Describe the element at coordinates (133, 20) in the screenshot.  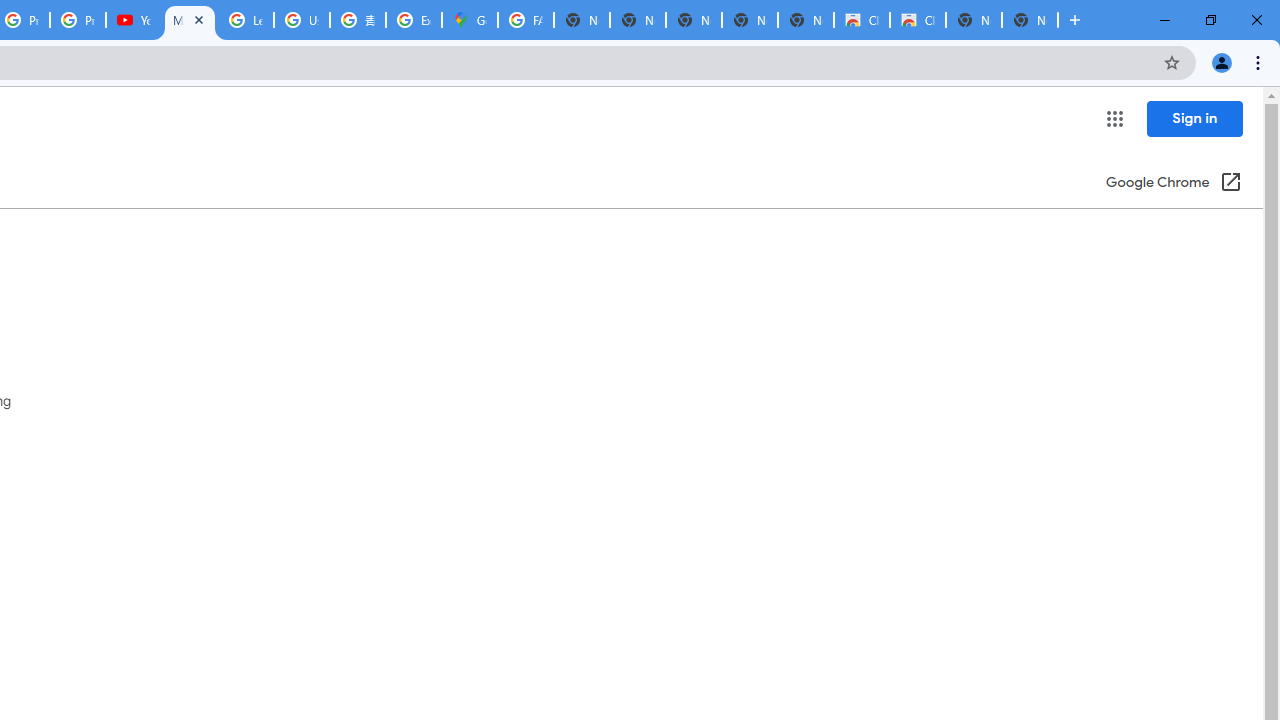
I see `'YouTube'` at that location.